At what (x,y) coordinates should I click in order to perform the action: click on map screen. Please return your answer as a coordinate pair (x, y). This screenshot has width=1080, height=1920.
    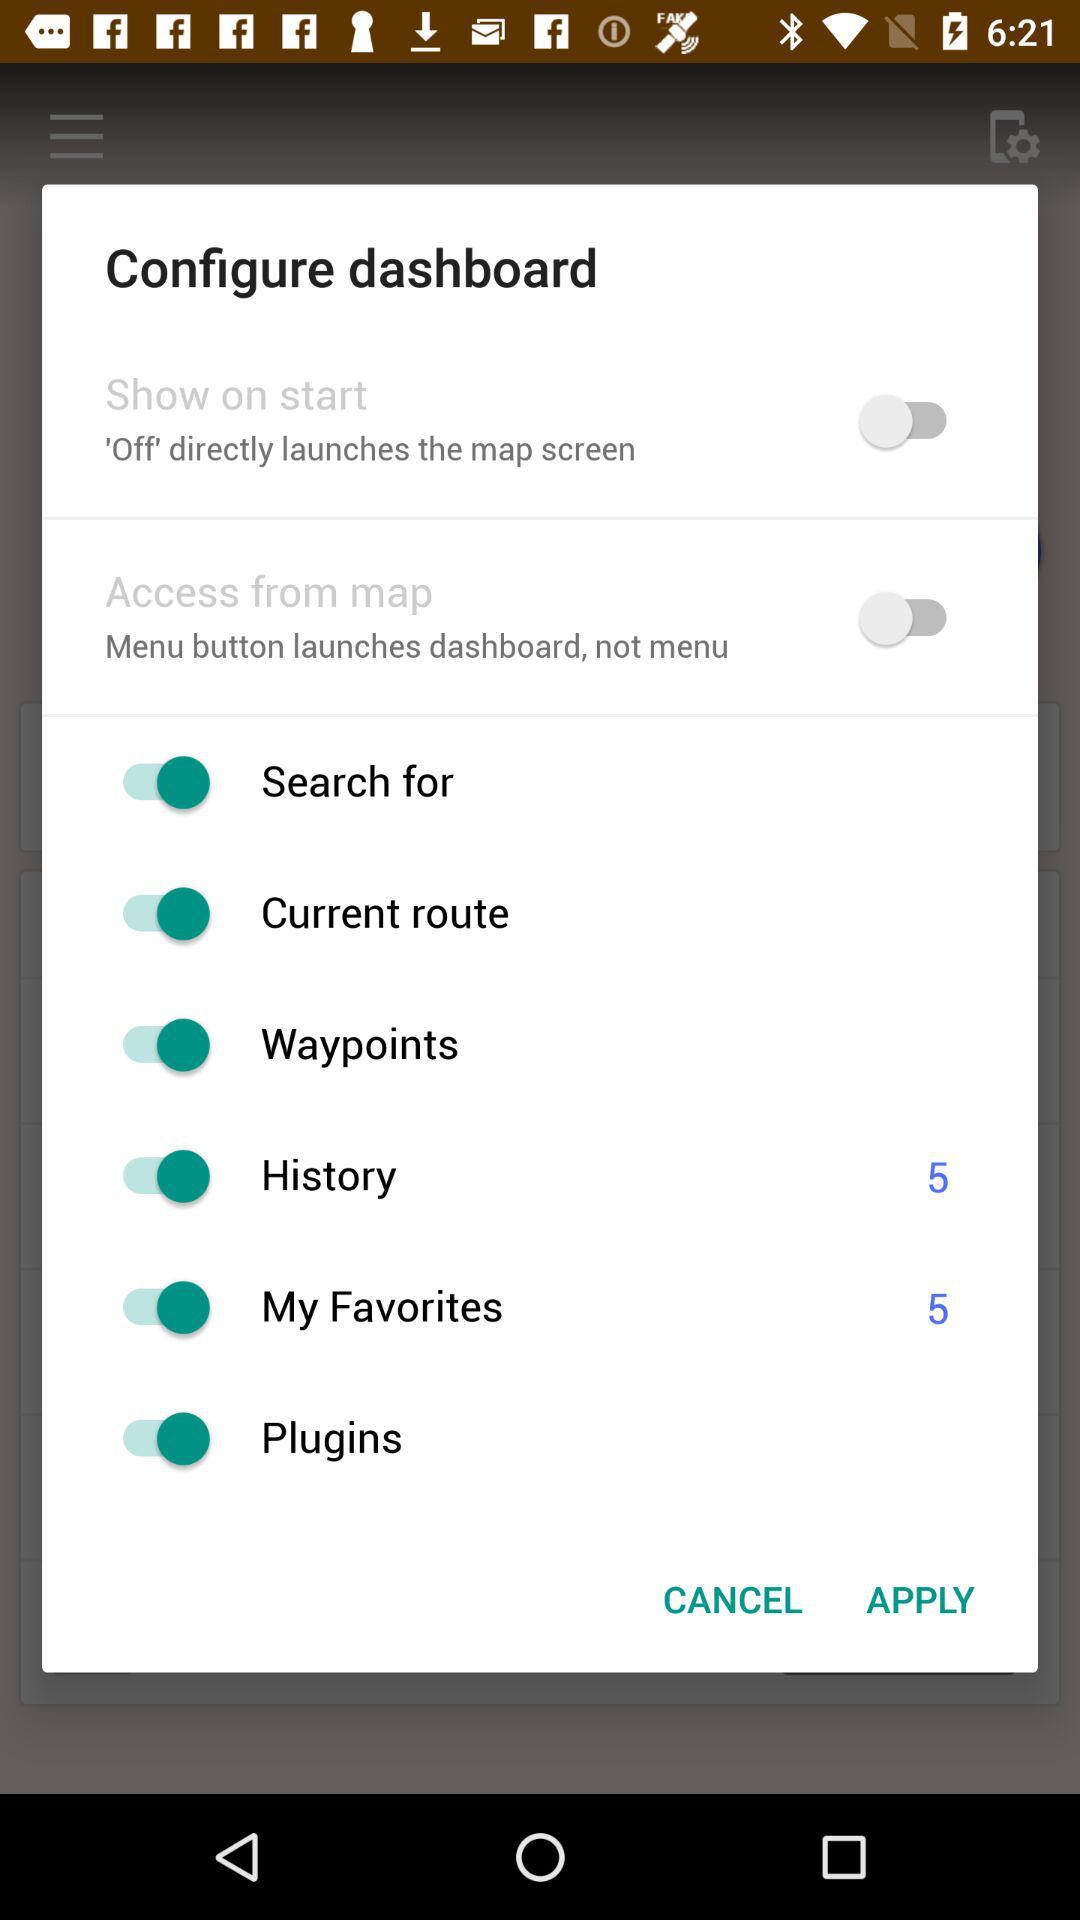
    Looking at the image, I should click on (912, 420).